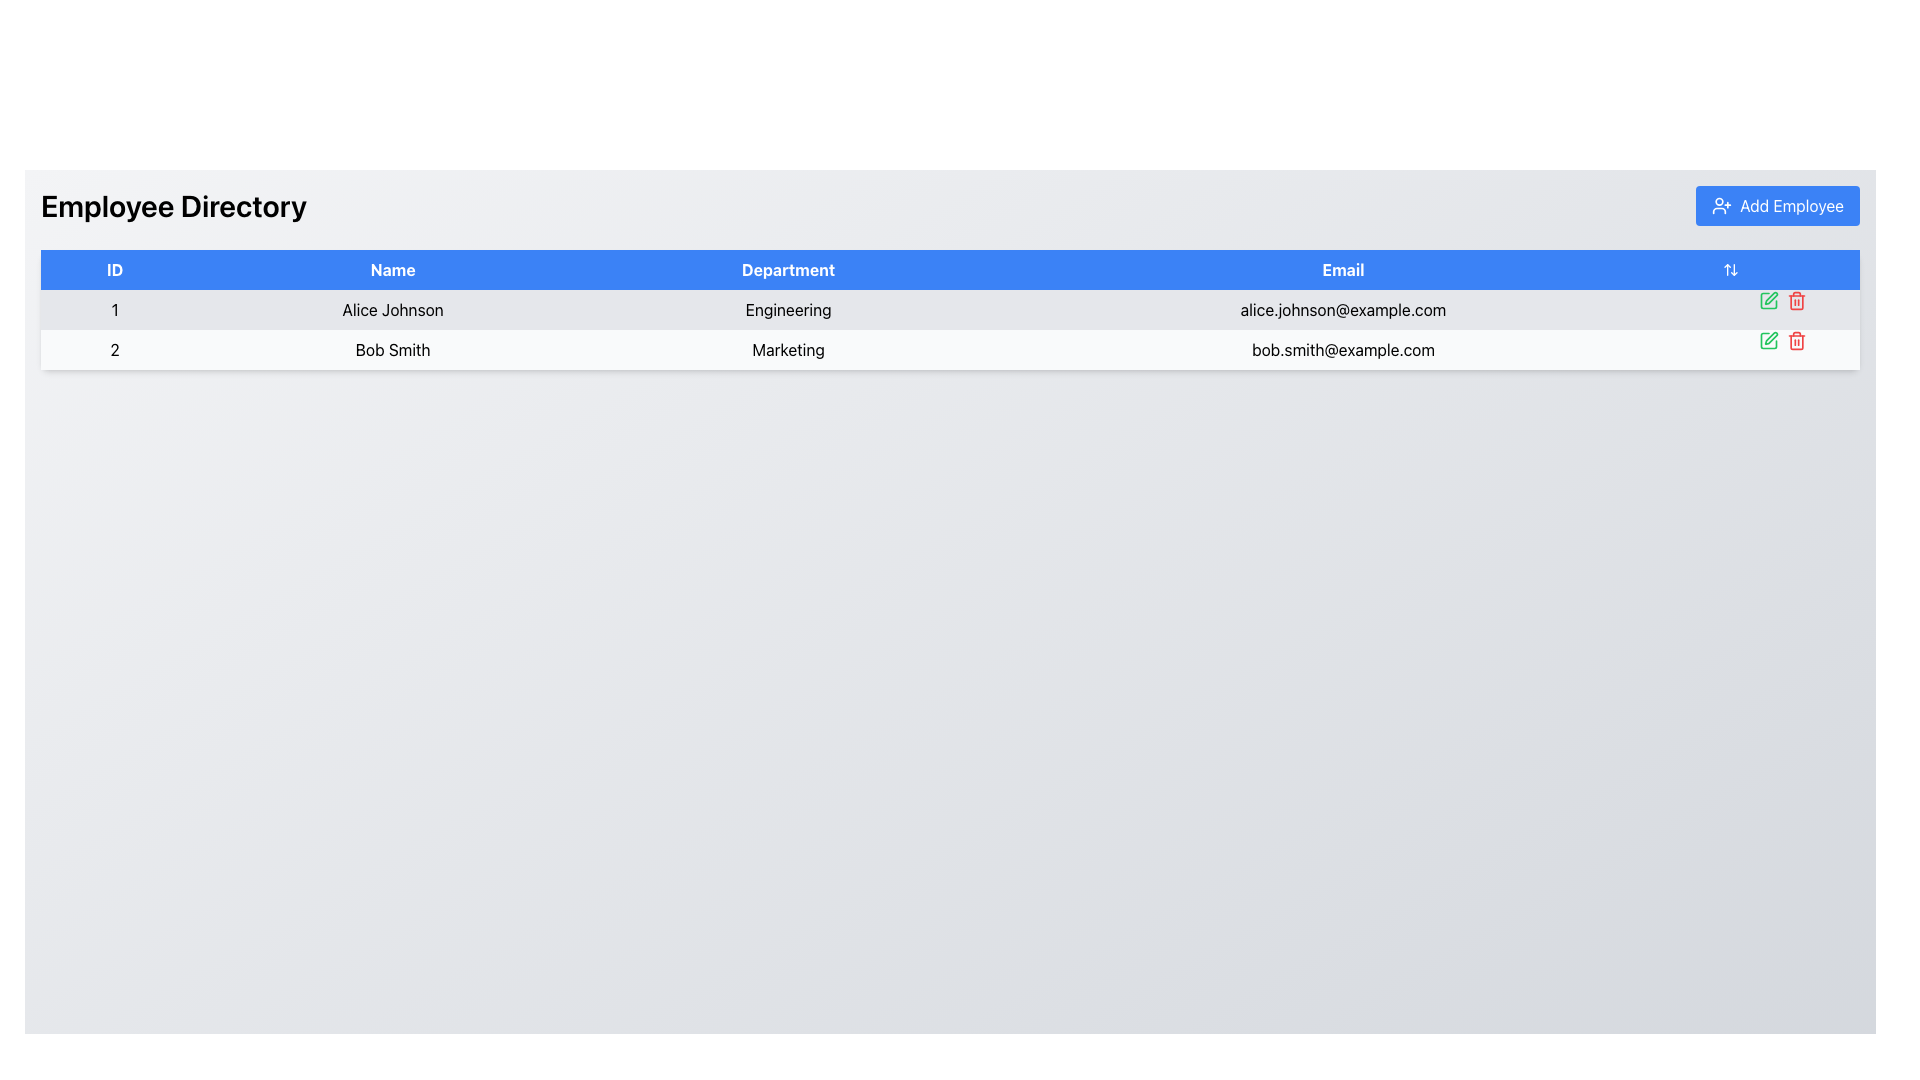 The image size is (1920, 1080). Describe the element at coordinates (1343, 270) in the screenshot. I see `the 'Email' column header` at that location.